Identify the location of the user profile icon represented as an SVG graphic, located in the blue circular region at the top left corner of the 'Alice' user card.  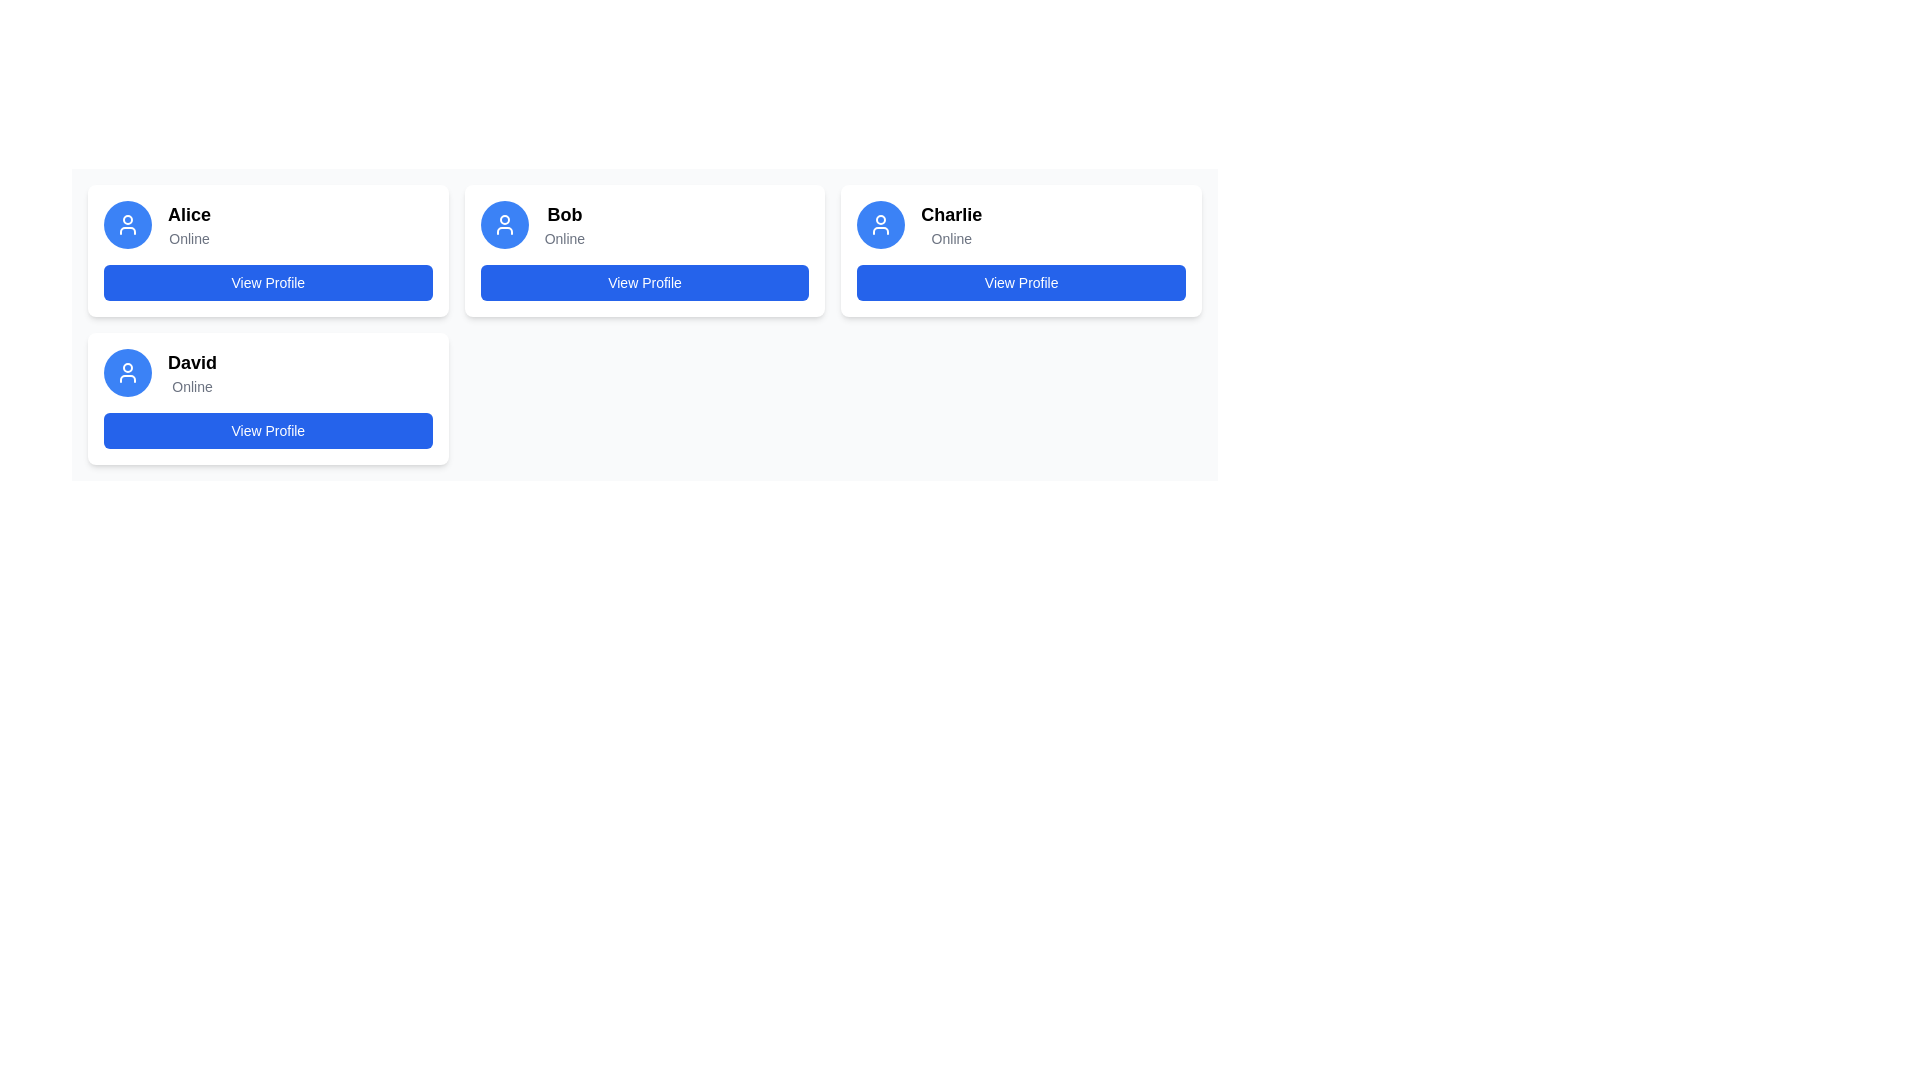
(127, 224).